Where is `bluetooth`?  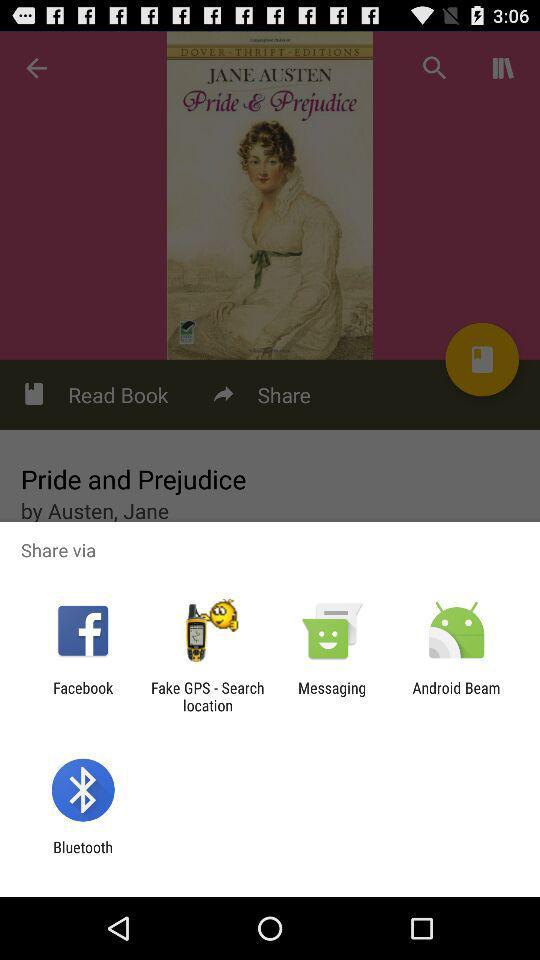
bluetooth is located at coordinates (82, 855).